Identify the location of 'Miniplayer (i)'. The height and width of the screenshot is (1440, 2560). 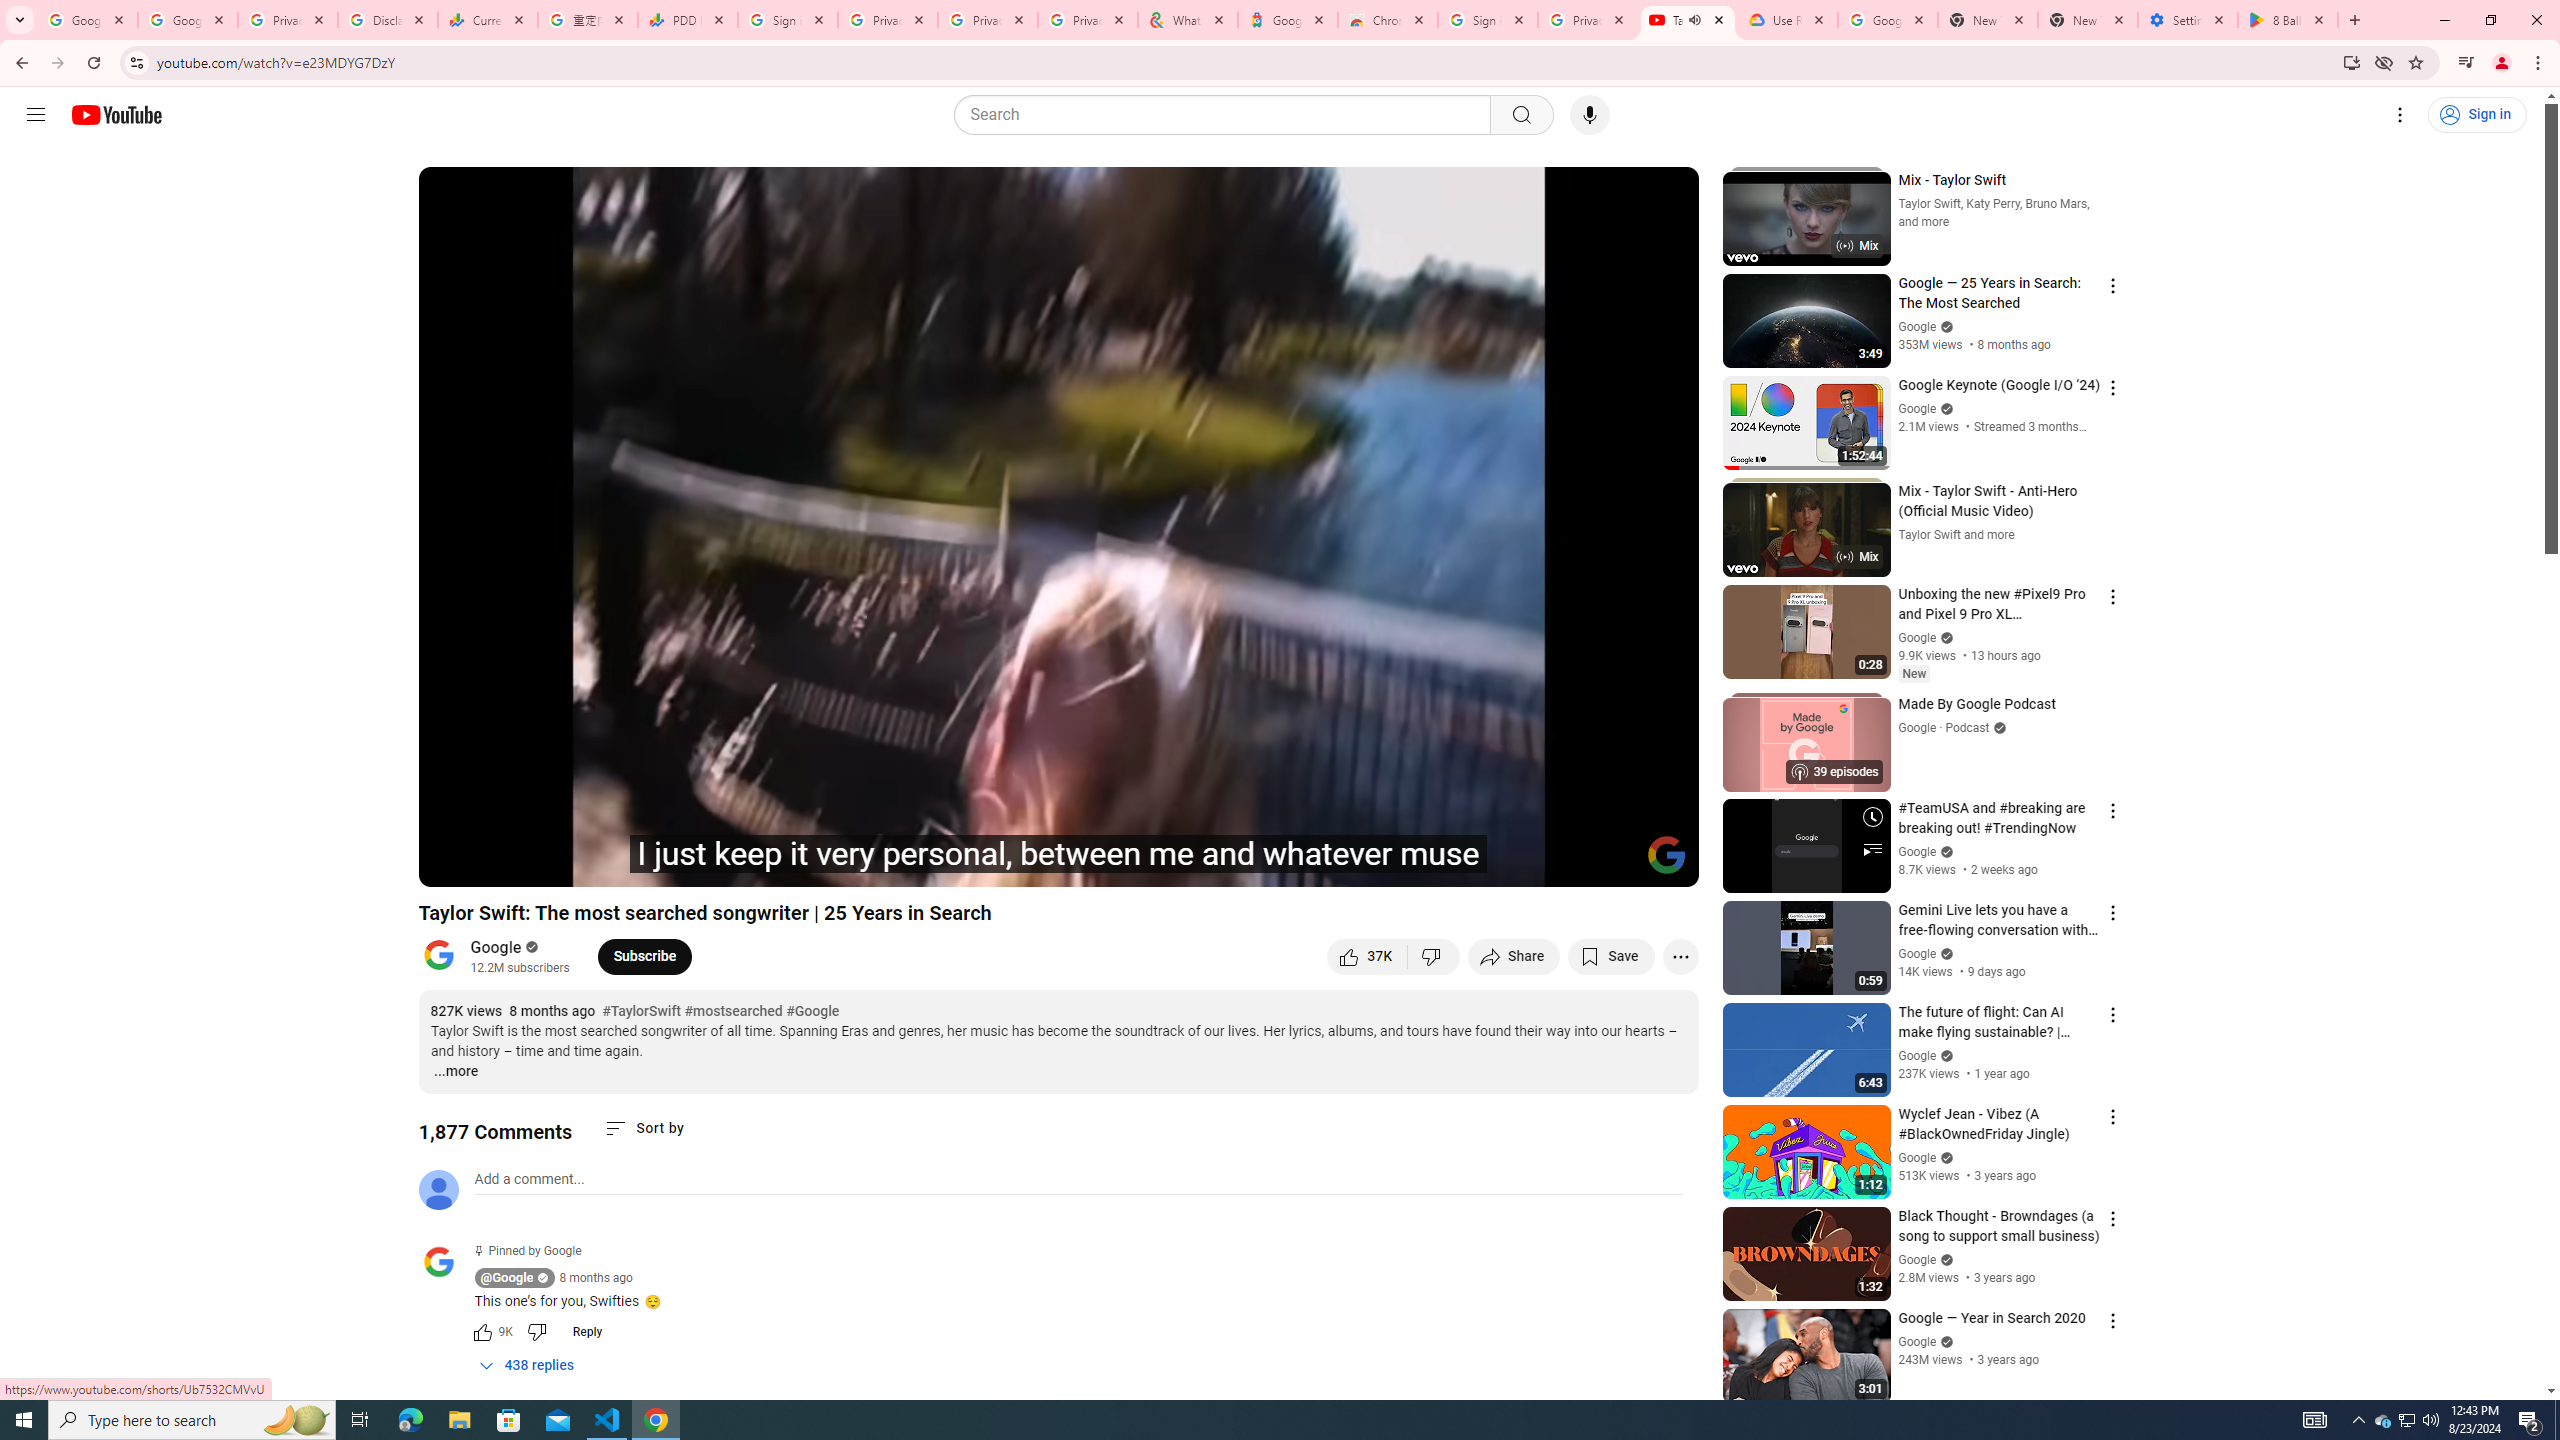
(1565, 862).